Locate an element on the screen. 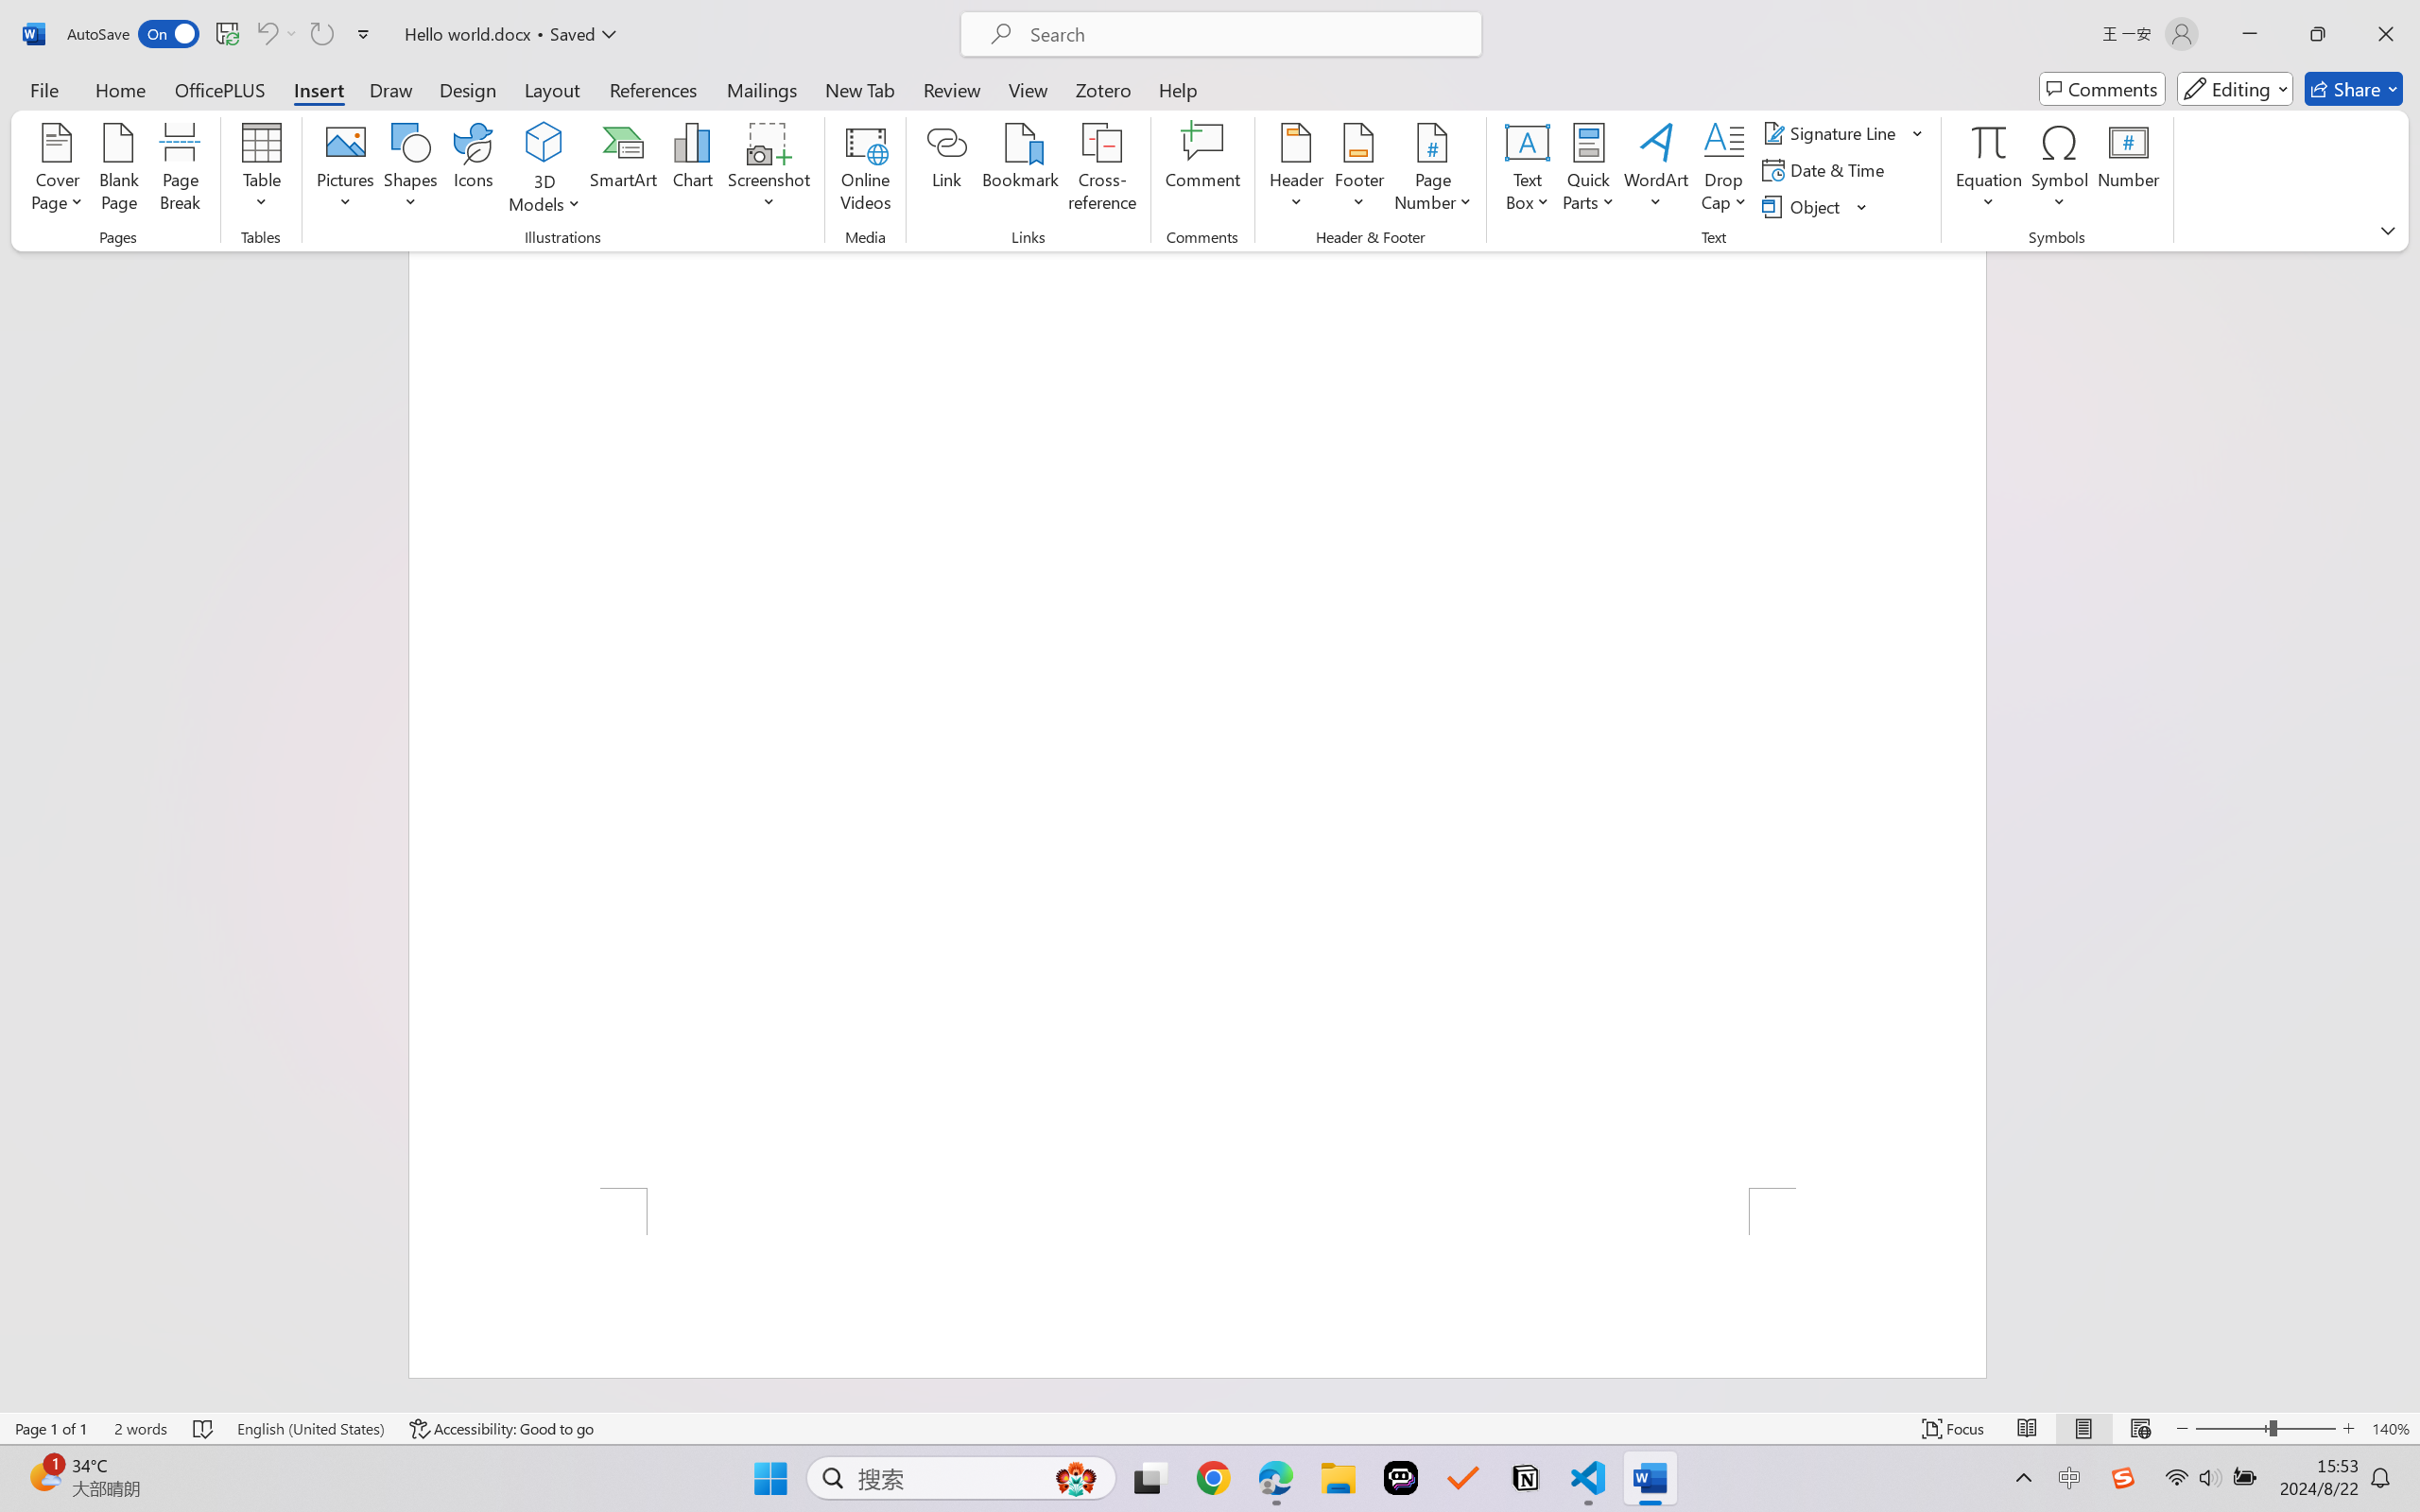 Image resolution: width=2420 pixels, height=1512 pixels. 'Review' is located at coordinates (951, 88).